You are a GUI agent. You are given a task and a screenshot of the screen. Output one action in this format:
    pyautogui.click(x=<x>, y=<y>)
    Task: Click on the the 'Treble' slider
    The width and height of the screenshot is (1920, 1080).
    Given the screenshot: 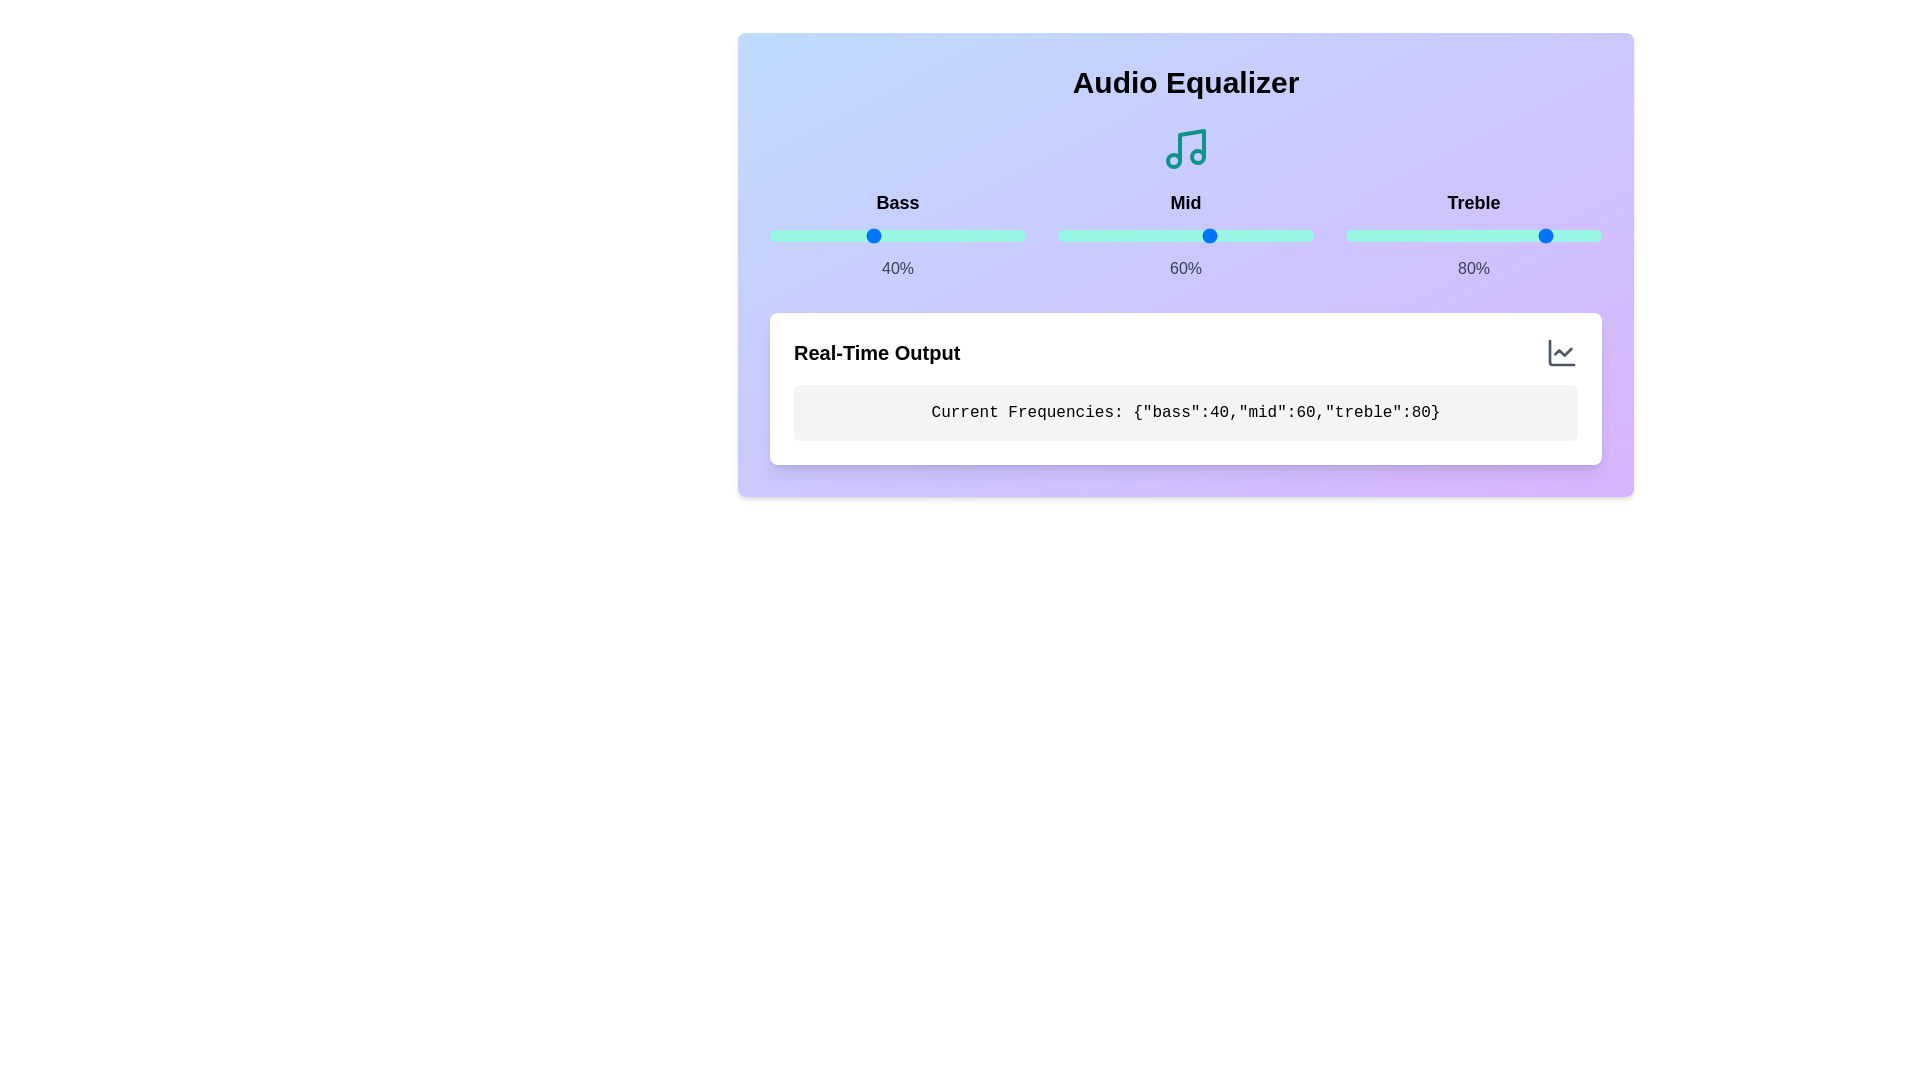 What is the action you would take?
    pyautogui.click(x=1445, y=234)
    